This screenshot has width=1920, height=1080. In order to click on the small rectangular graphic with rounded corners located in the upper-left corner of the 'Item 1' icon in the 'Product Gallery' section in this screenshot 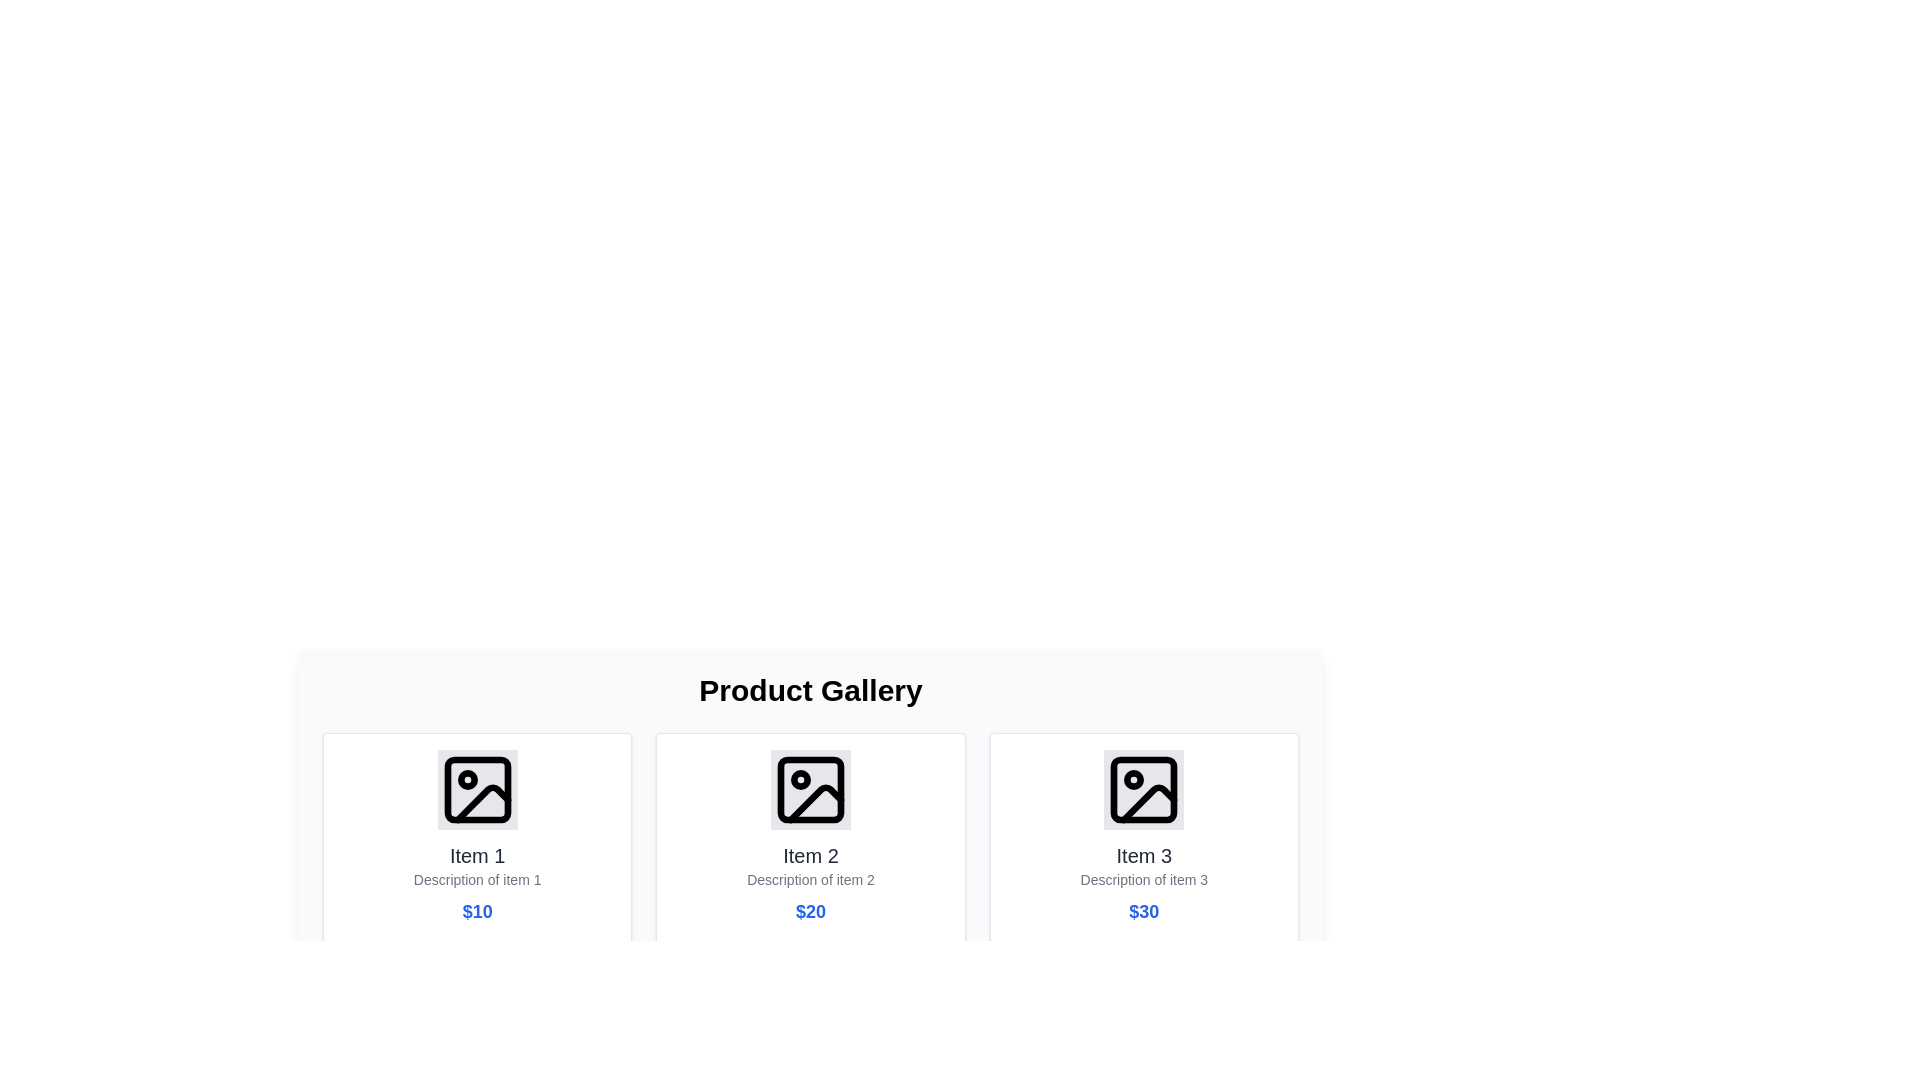, I will do `click(476, 789)`.